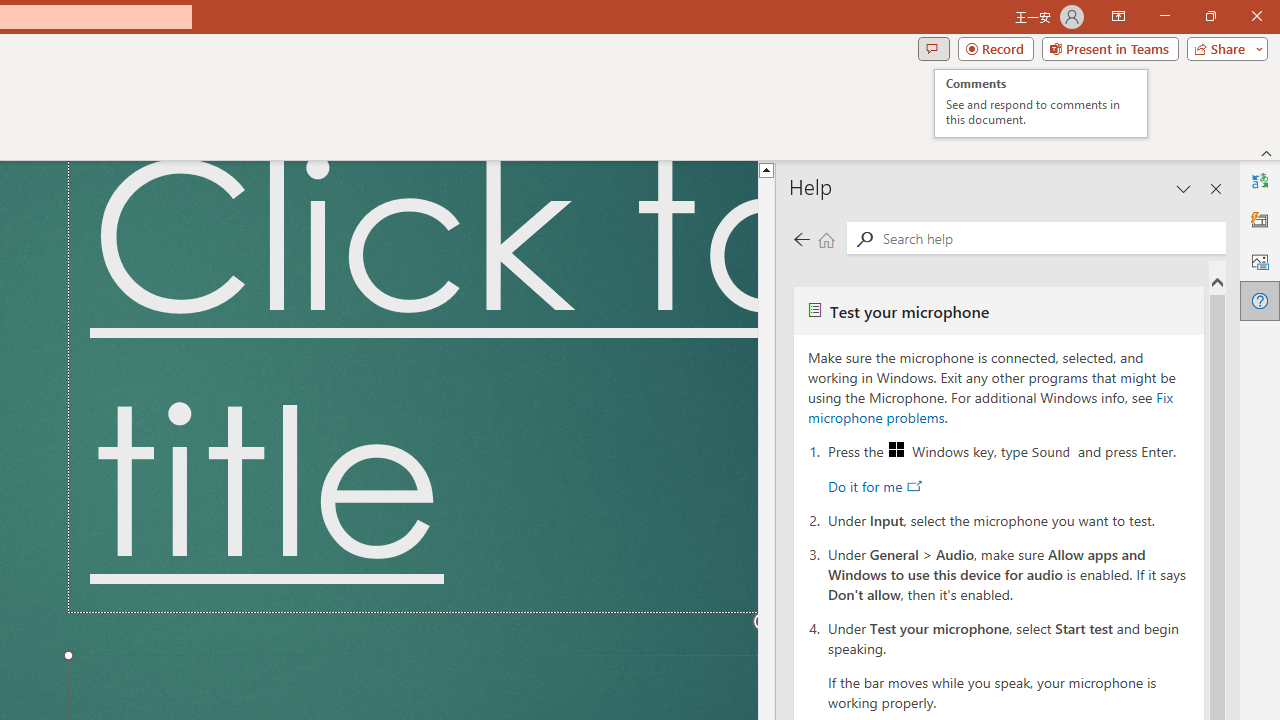 The image size is (1280, 720). I want to click on 'New Windows key logo', so click(895, 448).